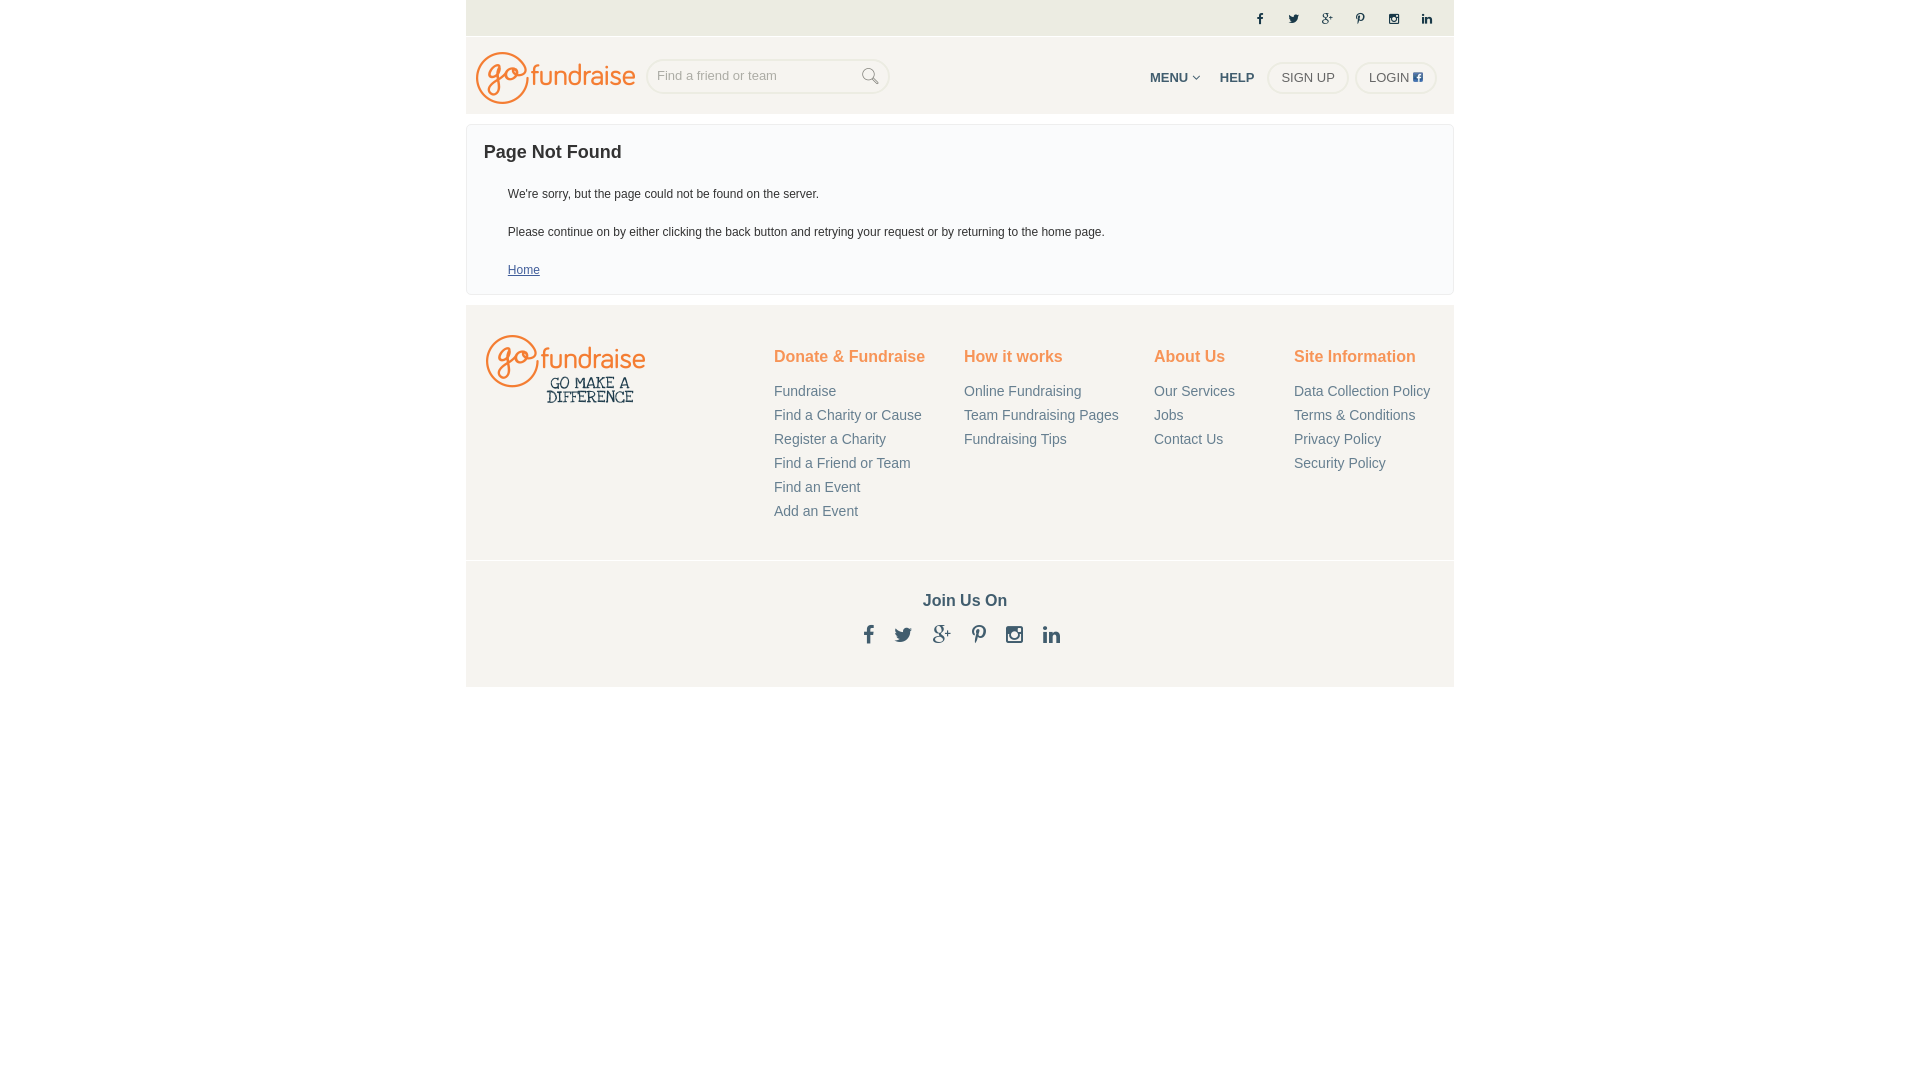 The width and height of the screenshot is (1920, 1080). What do you see at coordinates (1372, 414) in the screenshot?
I see `'Terms & Conditions'` at bounding box center [1372, 414].